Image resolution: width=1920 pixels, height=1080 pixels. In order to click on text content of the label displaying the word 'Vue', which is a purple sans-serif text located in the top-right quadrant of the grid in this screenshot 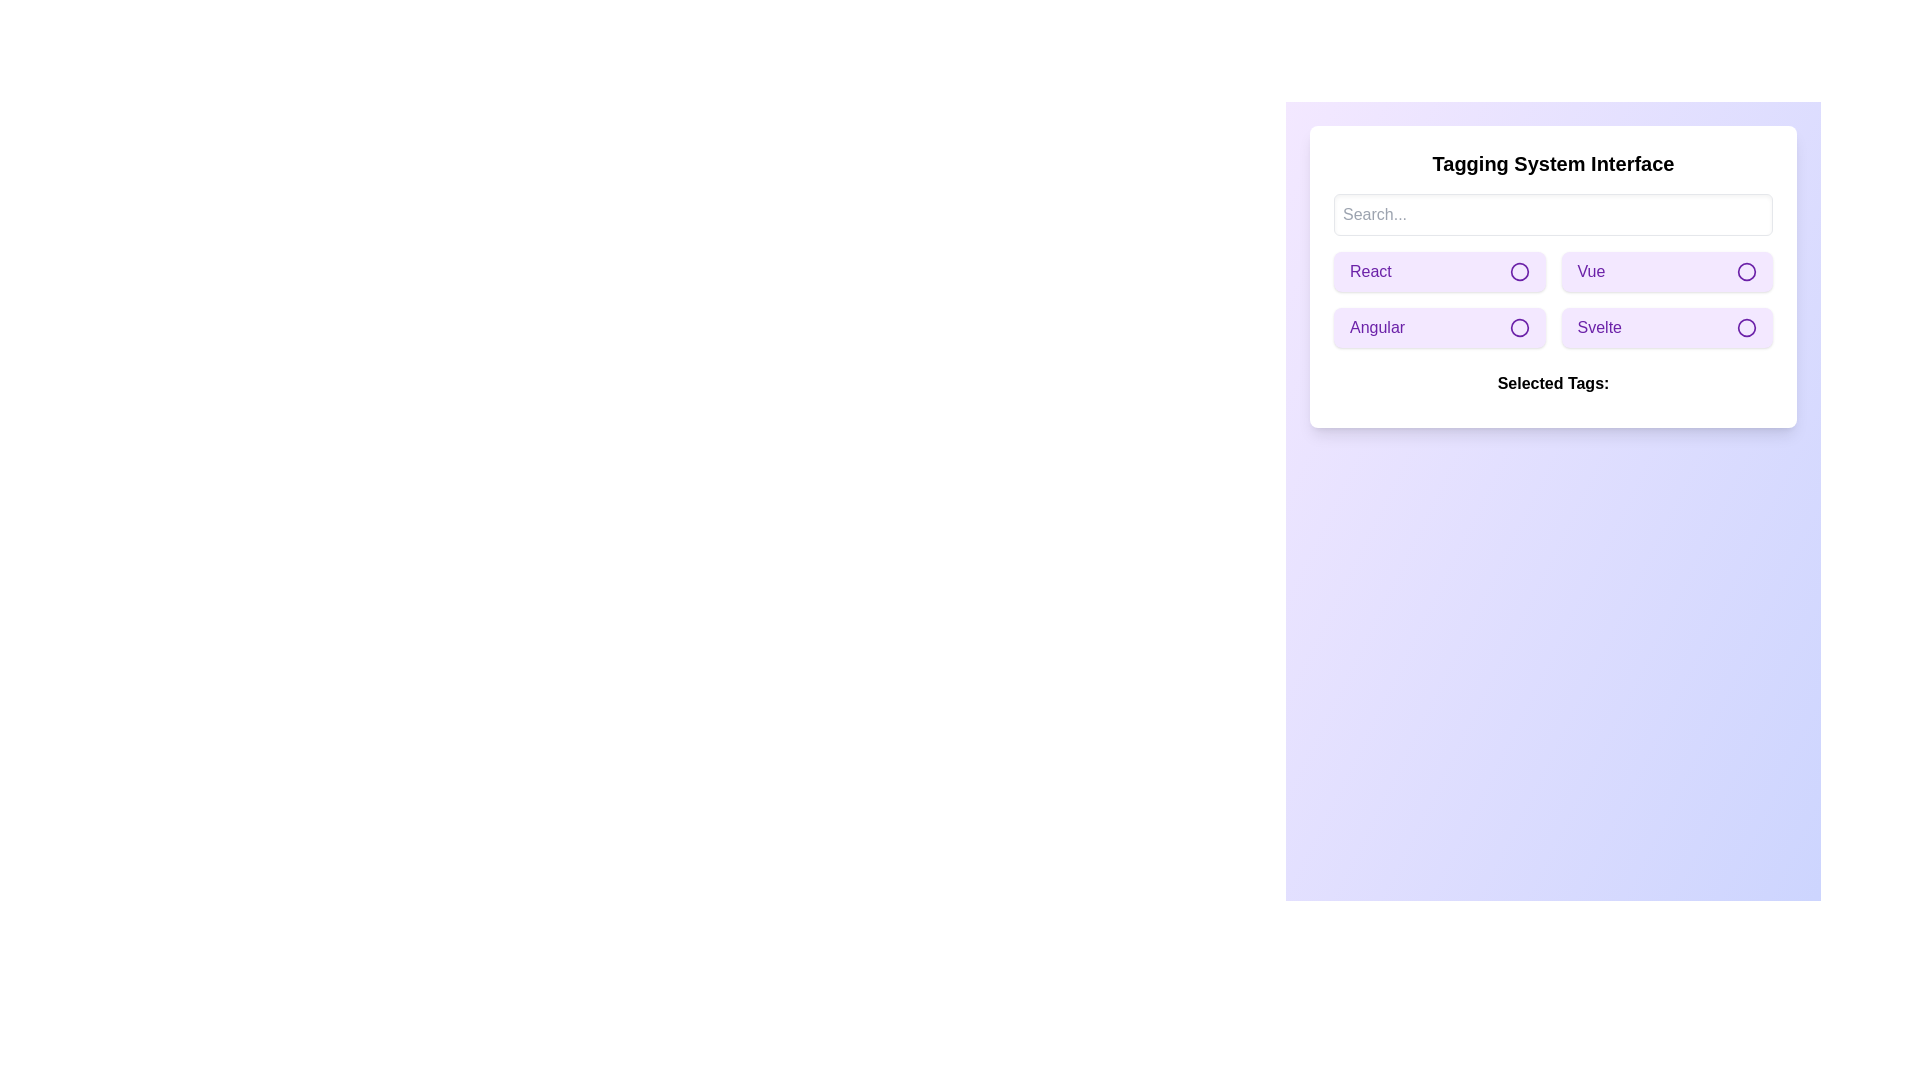, I will do `click(1590, 272)`.